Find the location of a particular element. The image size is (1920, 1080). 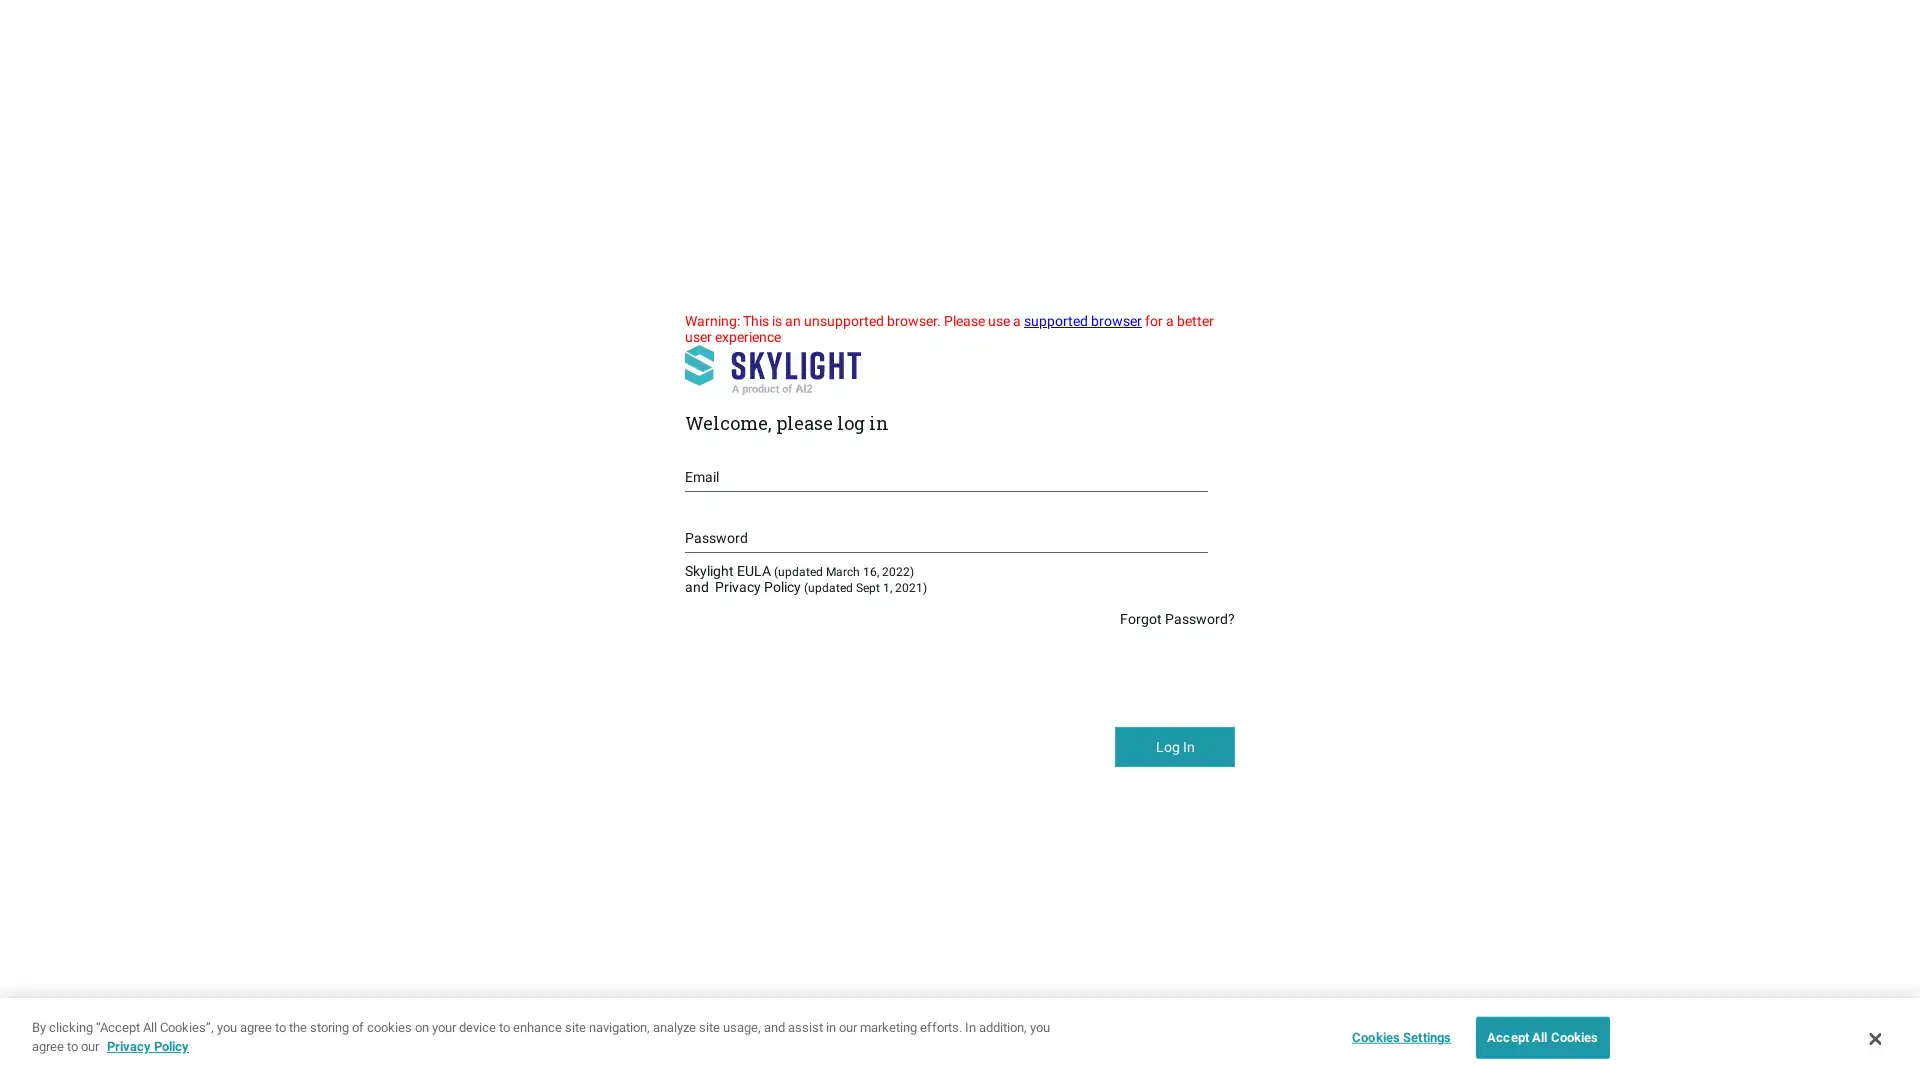

Accept All Cookies is located at coordinates (1541, 1036).